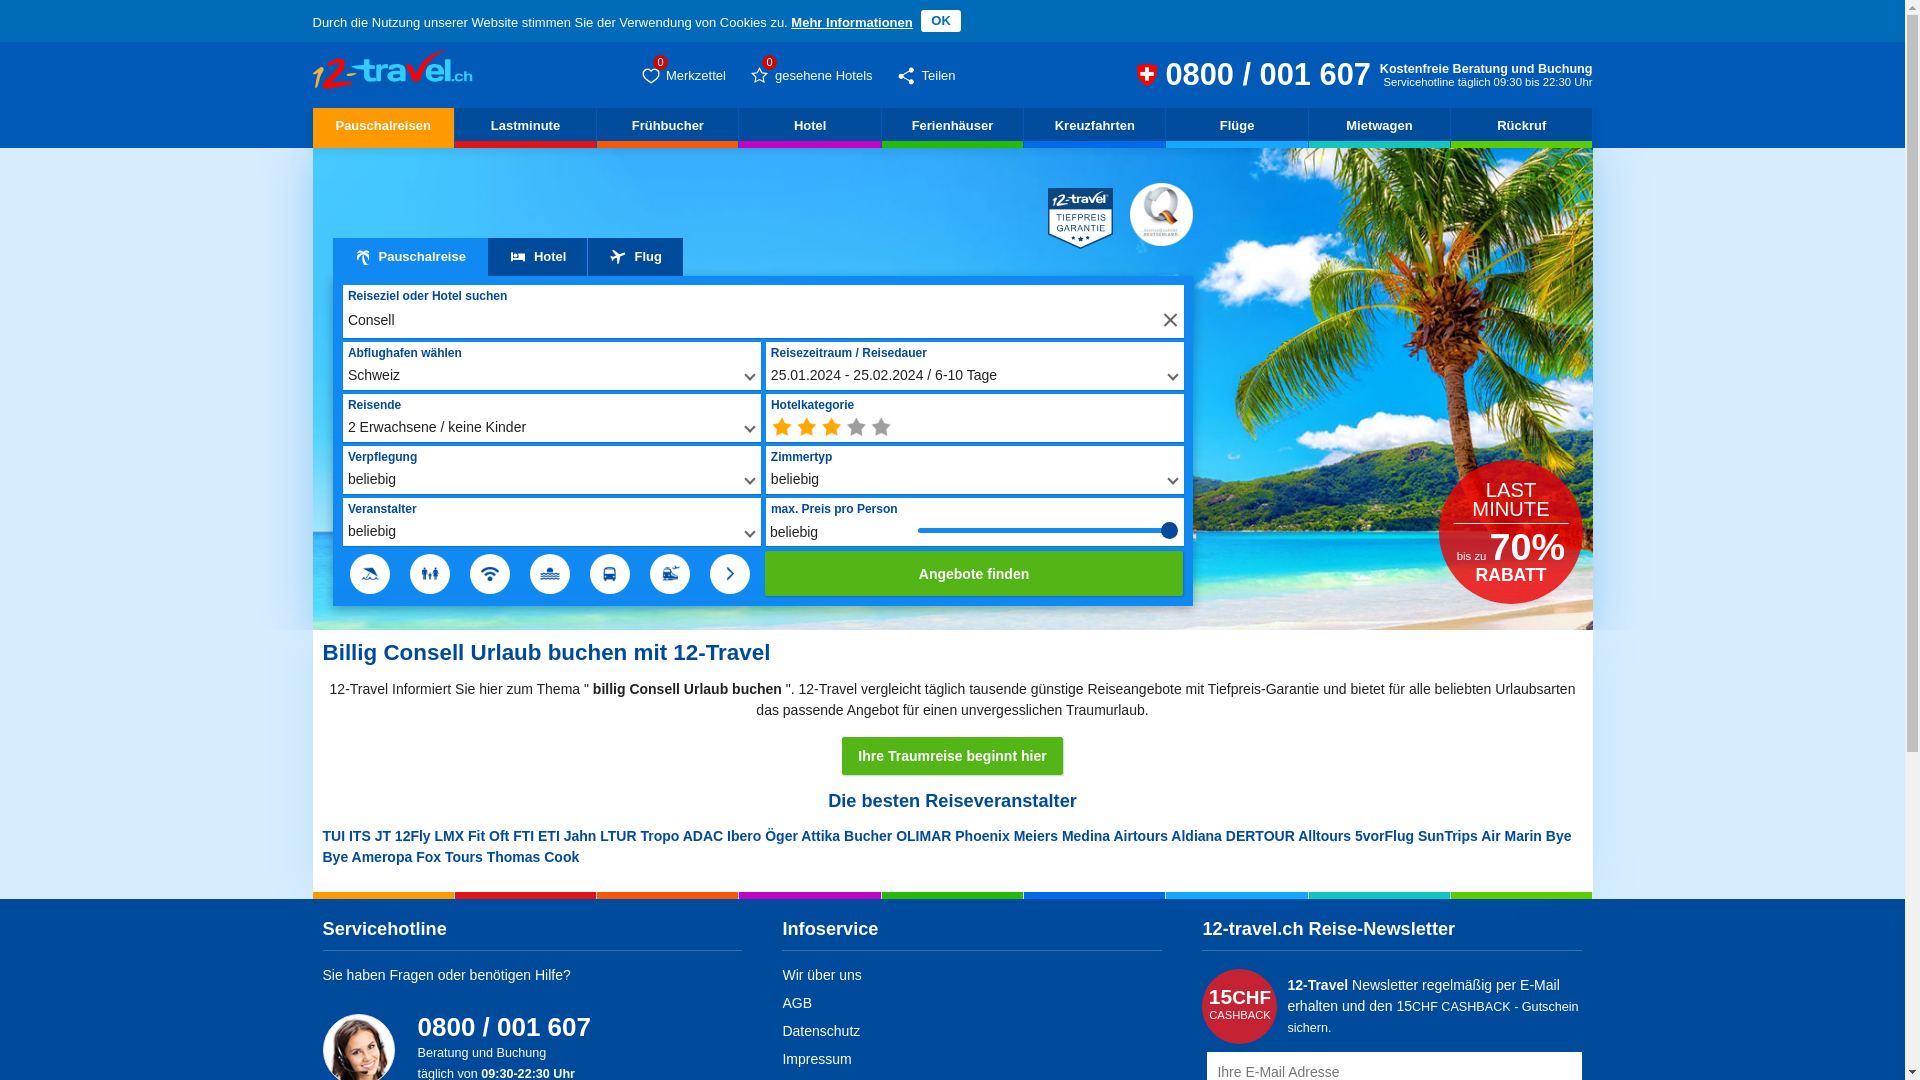 The height and width of the screenshot is (1080, 1920). Describe the element at coordinates (537, 836) in the screenshot. I see `'ETI'` at that location.